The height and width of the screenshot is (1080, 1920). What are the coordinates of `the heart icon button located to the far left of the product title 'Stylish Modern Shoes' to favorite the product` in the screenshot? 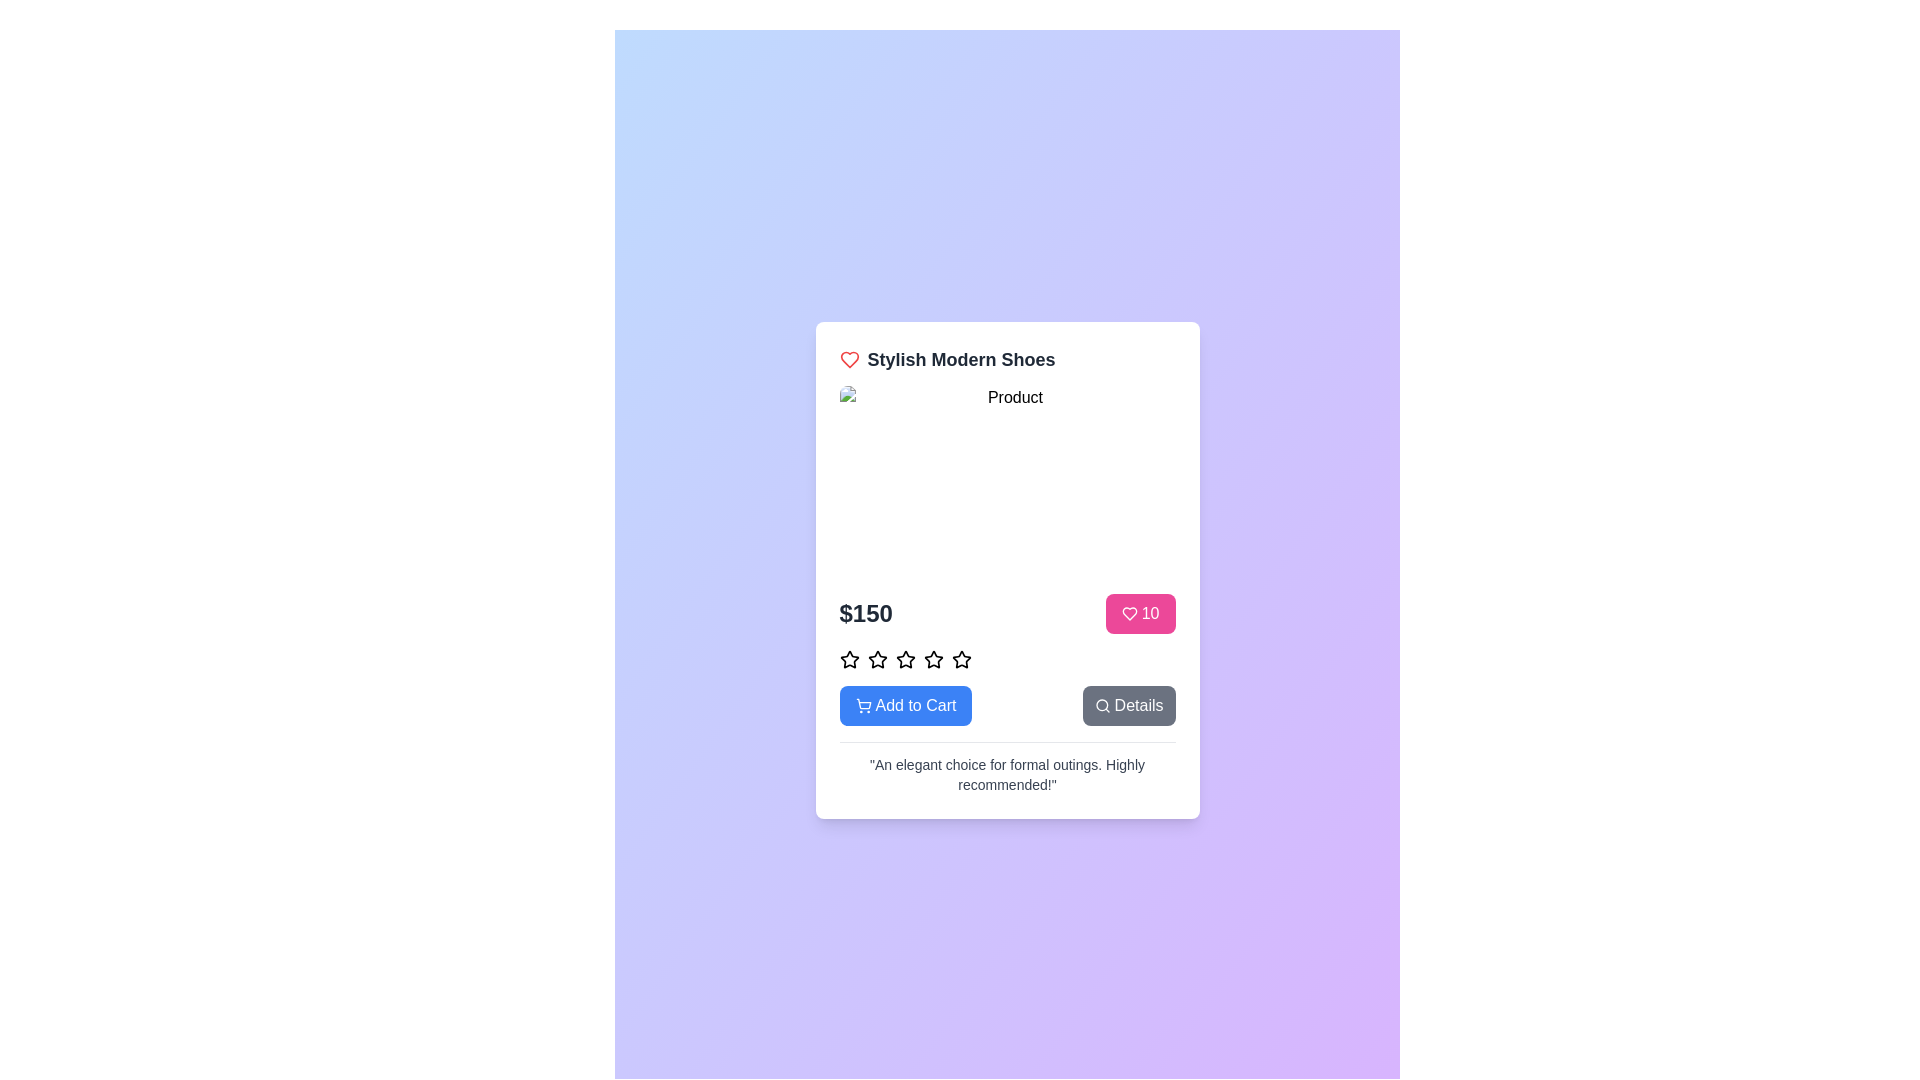 It's located at (849, 358).